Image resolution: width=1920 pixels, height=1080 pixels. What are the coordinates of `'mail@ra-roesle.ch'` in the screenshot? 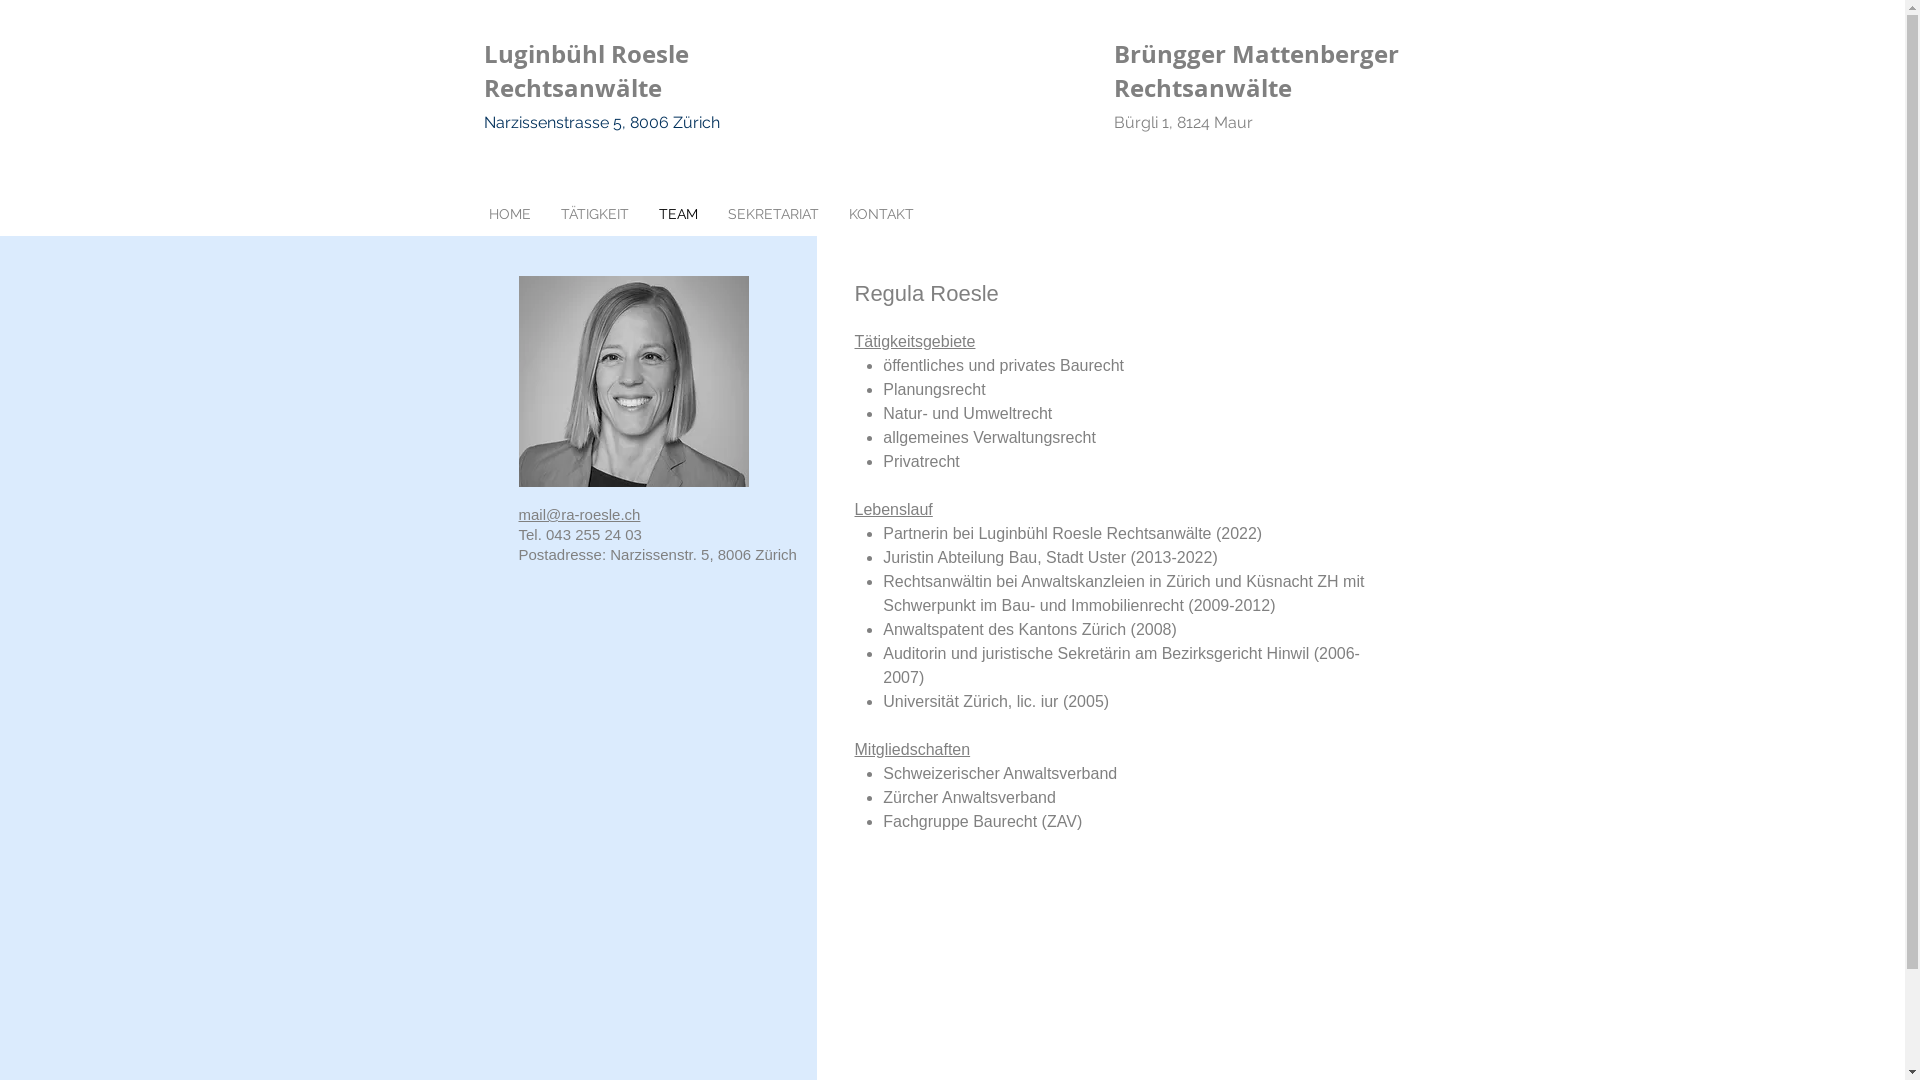 It's located at (578, 513).